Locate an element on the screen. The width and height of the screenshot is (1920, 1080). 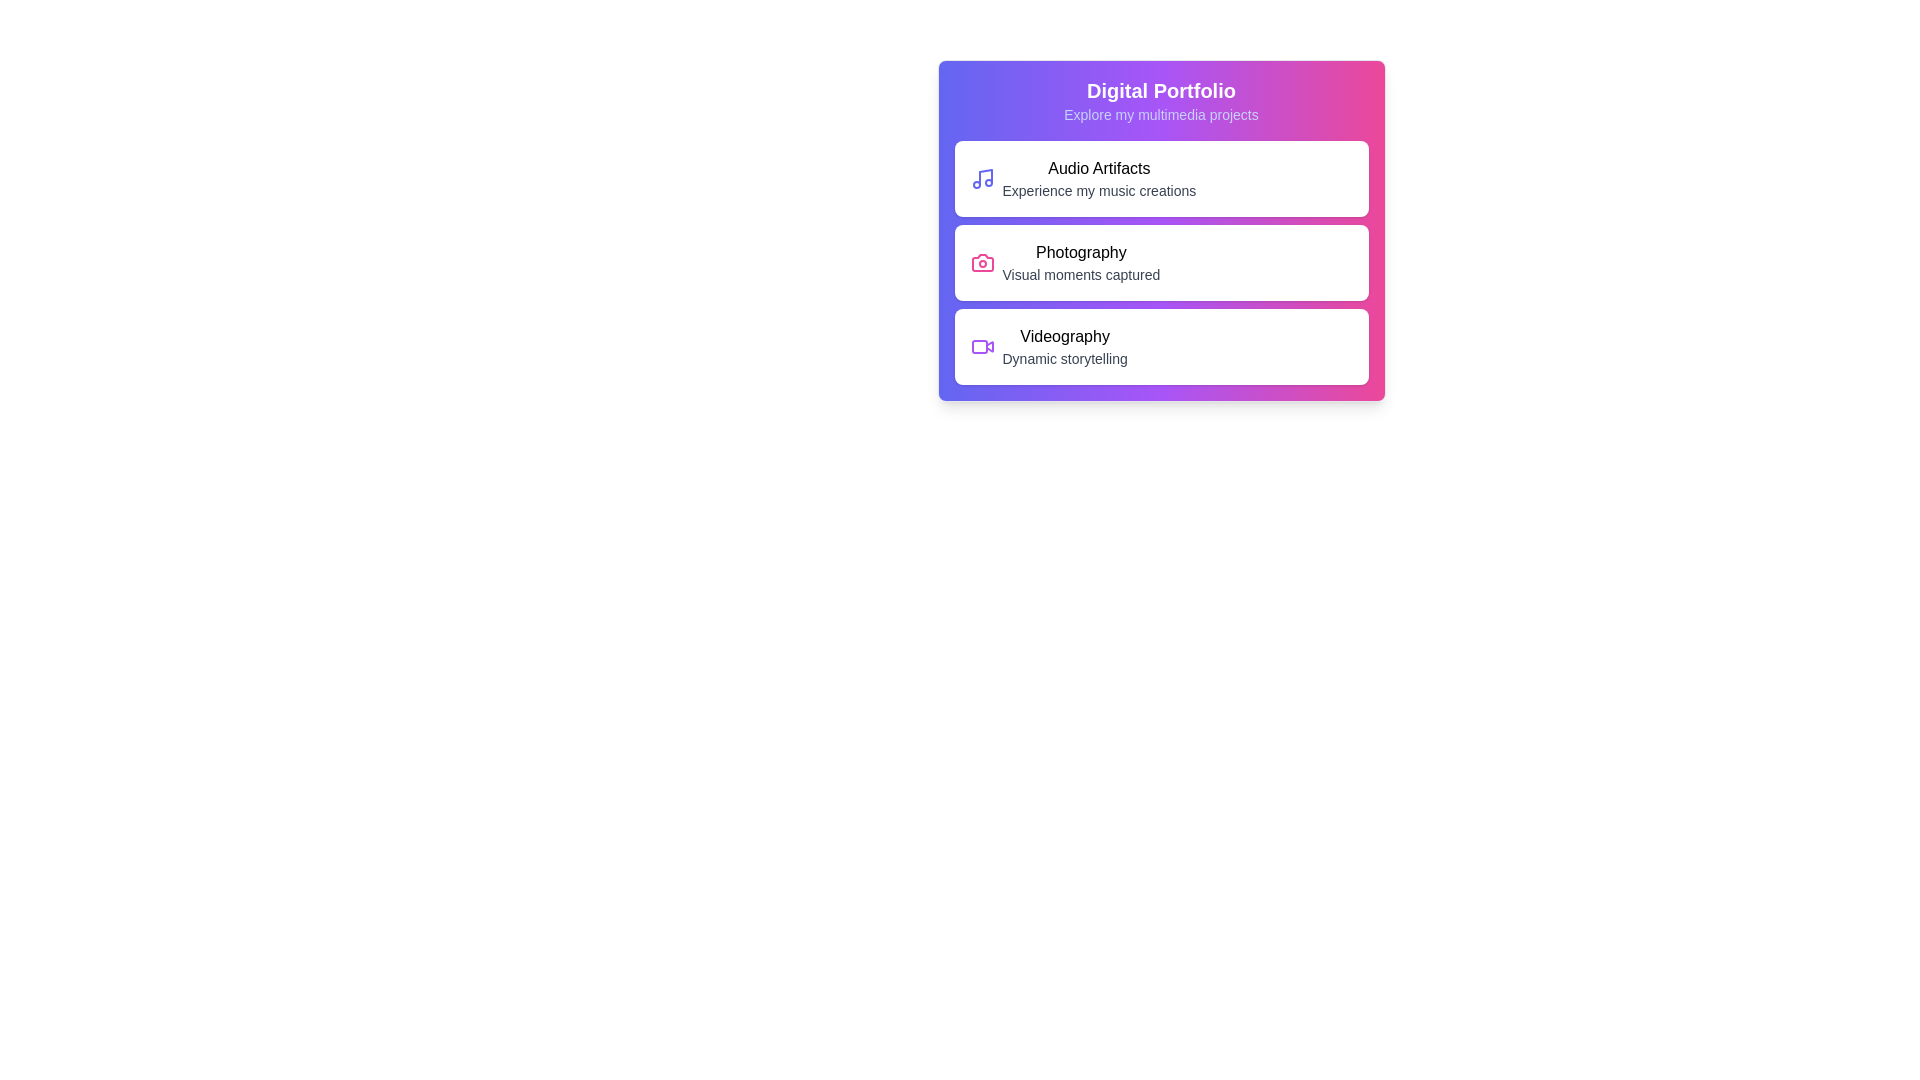
the text label that reads 'Dynamic storytelling', which is styled with a smaller font size and gray color, located directly below the header 'Videography' in the third content block is located at coordinates (1064, 357).